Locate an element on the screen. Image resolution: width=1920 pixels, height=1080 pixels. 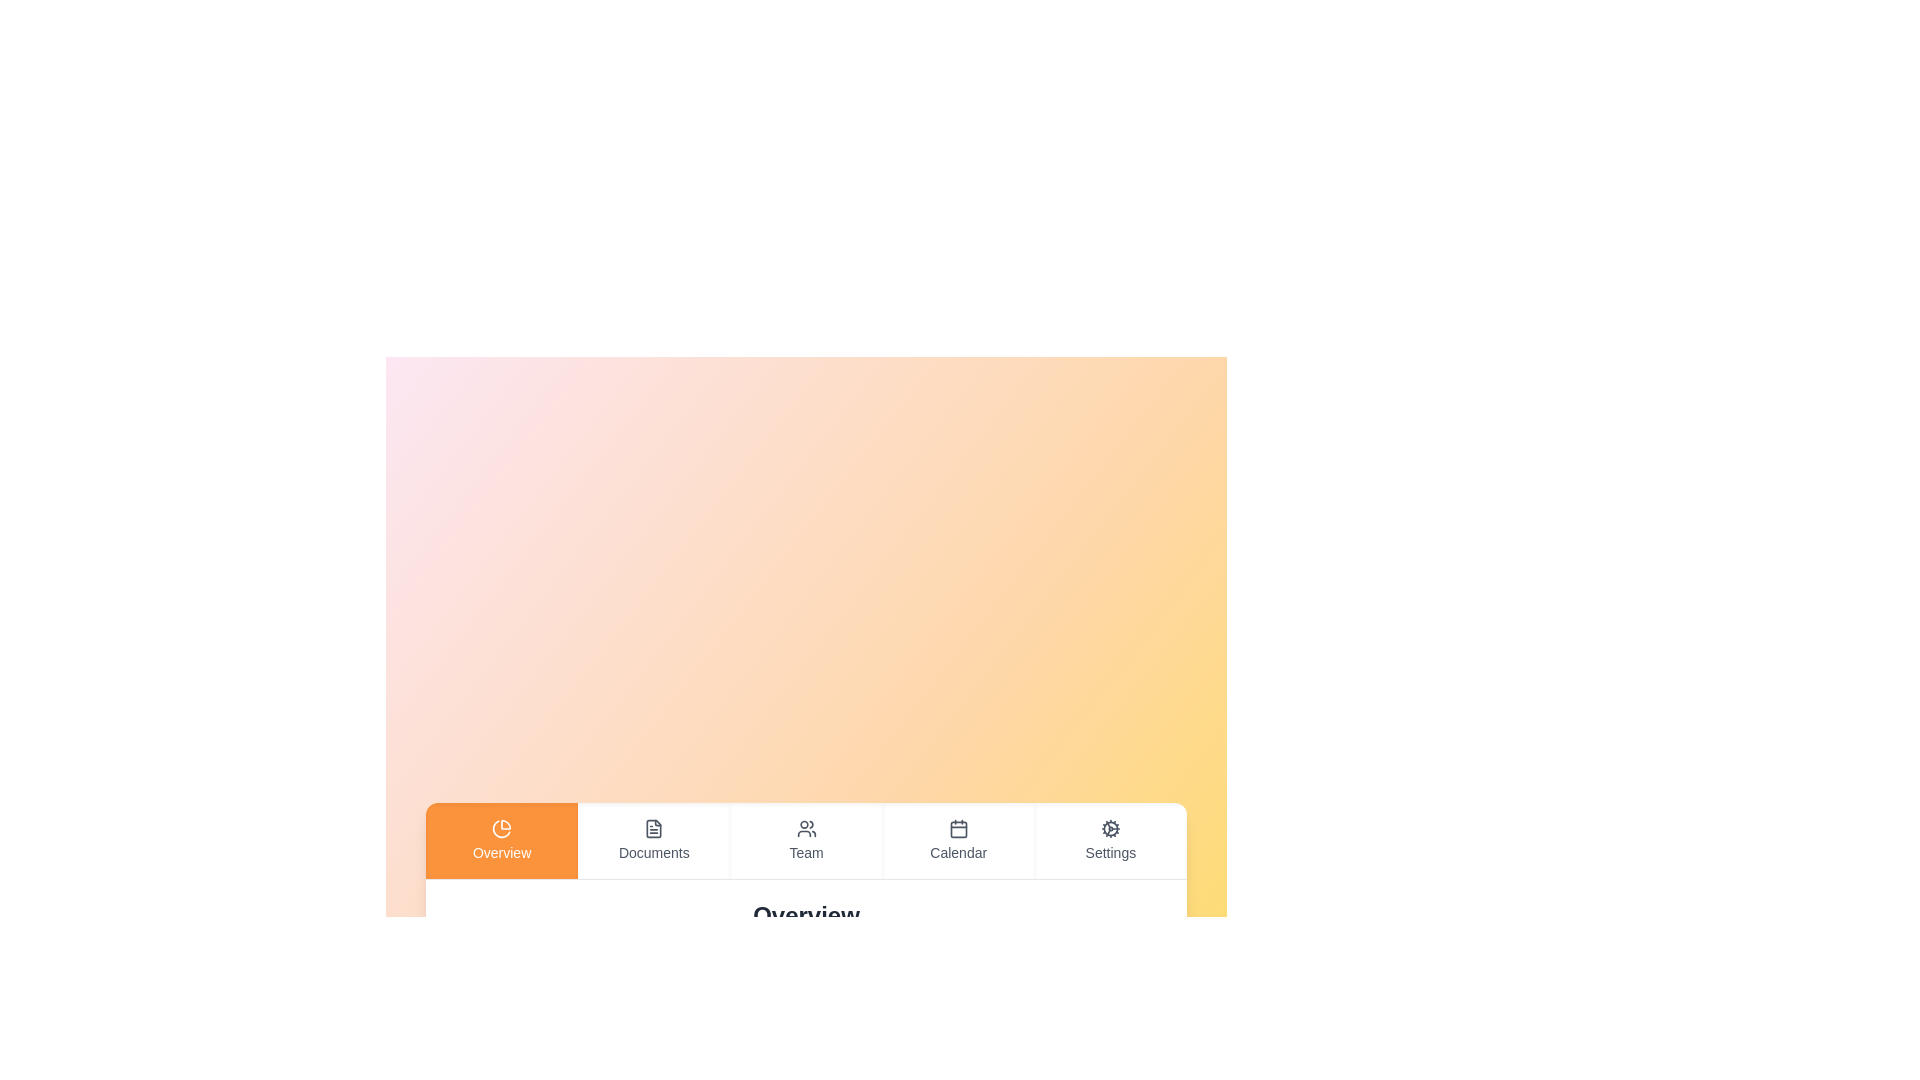
the 'Documents' icon in the bottom navigation bar is located at coordinates (654, 828).